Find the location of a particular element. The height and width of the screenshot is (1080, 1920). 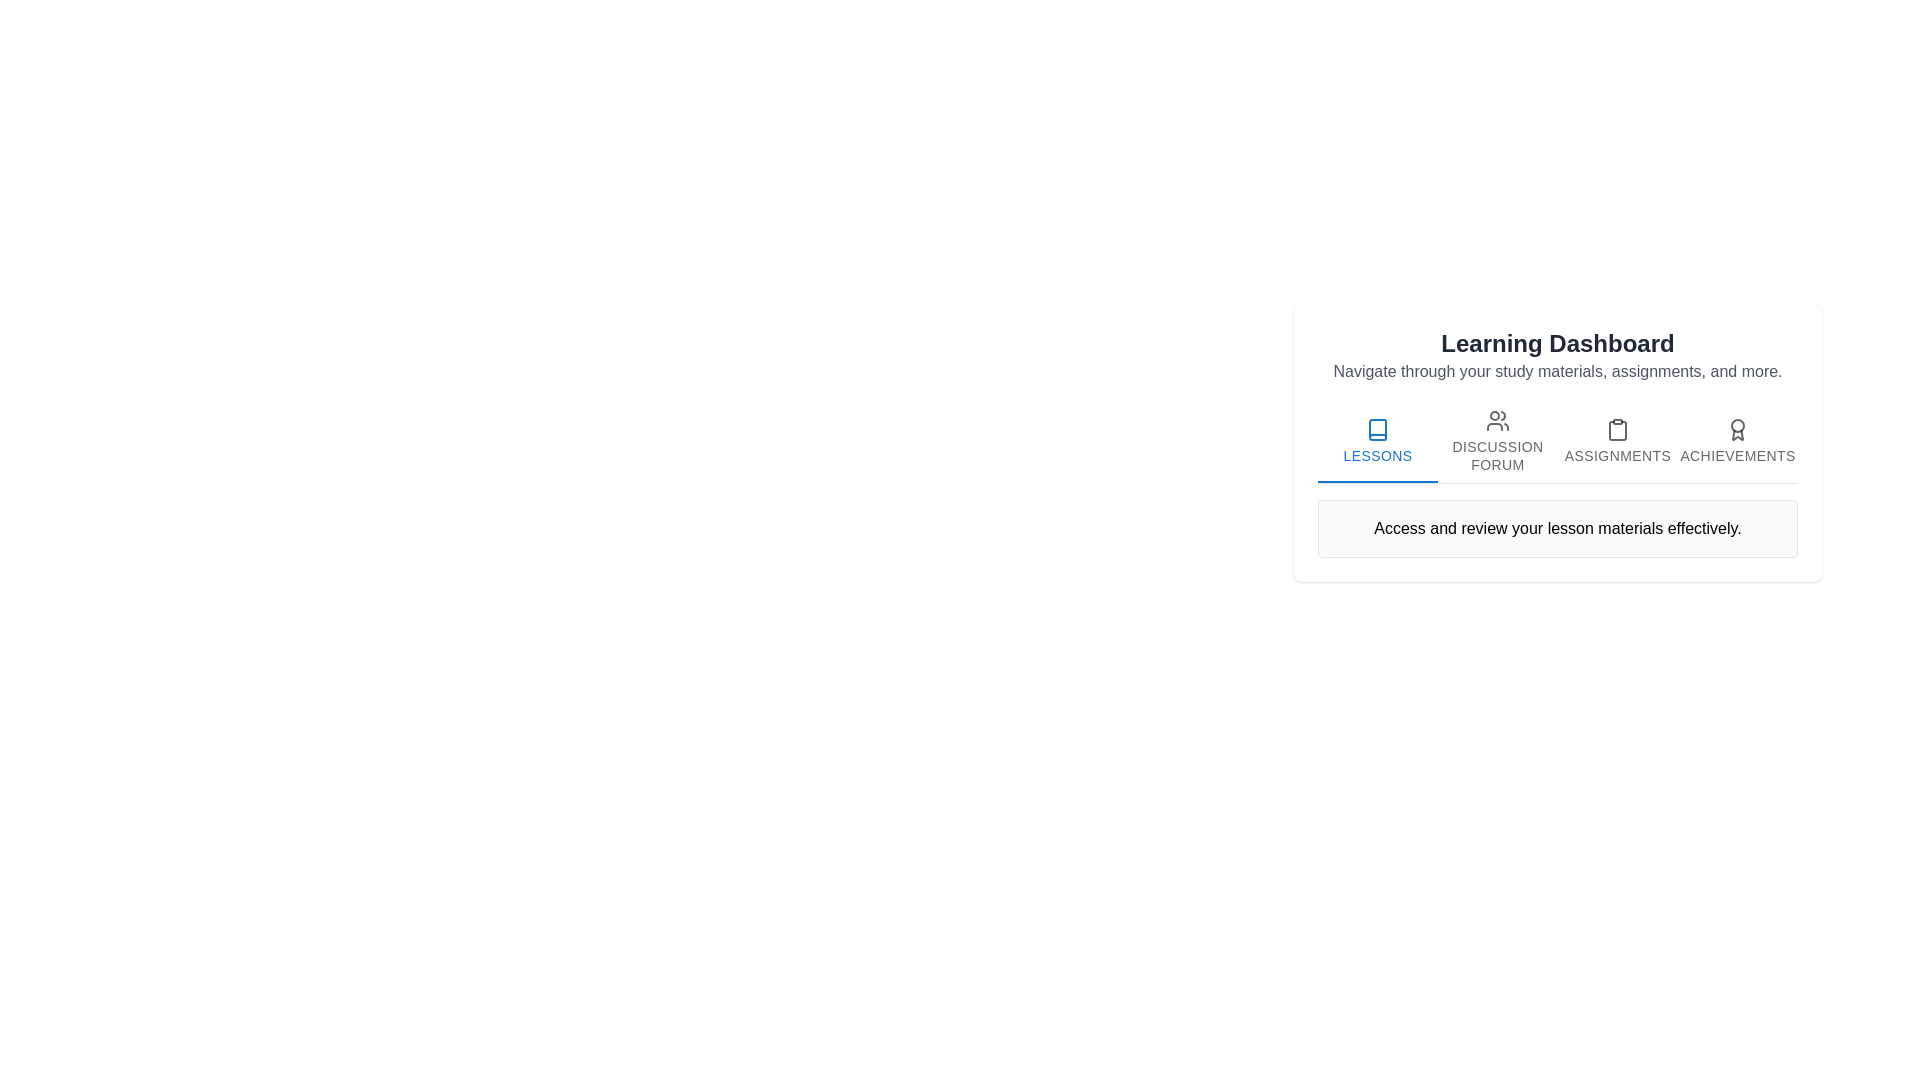

the Informational text block with light gray background that contains the text 'Access and review your lesson materials effectively.' positioned at the bottom of the Learning Dashboard is located at coordinates (1557, 527).